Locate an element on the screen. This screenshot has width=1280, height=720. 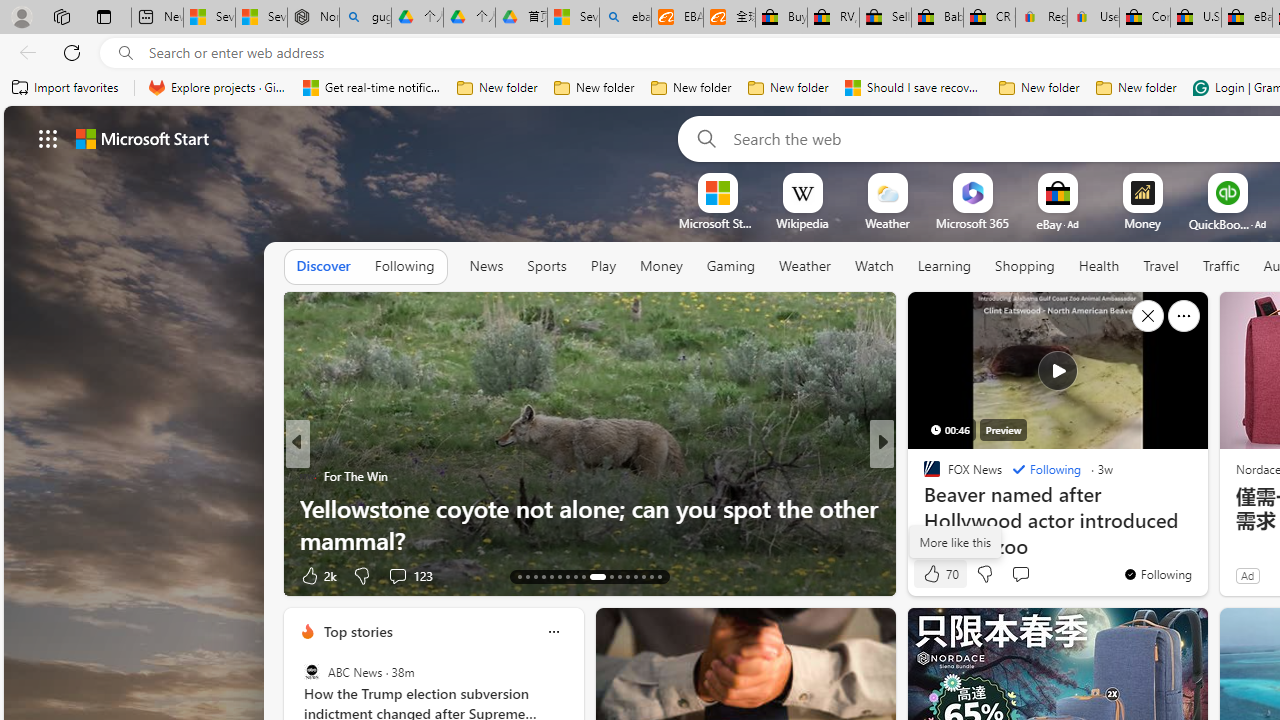
'AutomationID: tab-34' is located at coordinates (650, 577).